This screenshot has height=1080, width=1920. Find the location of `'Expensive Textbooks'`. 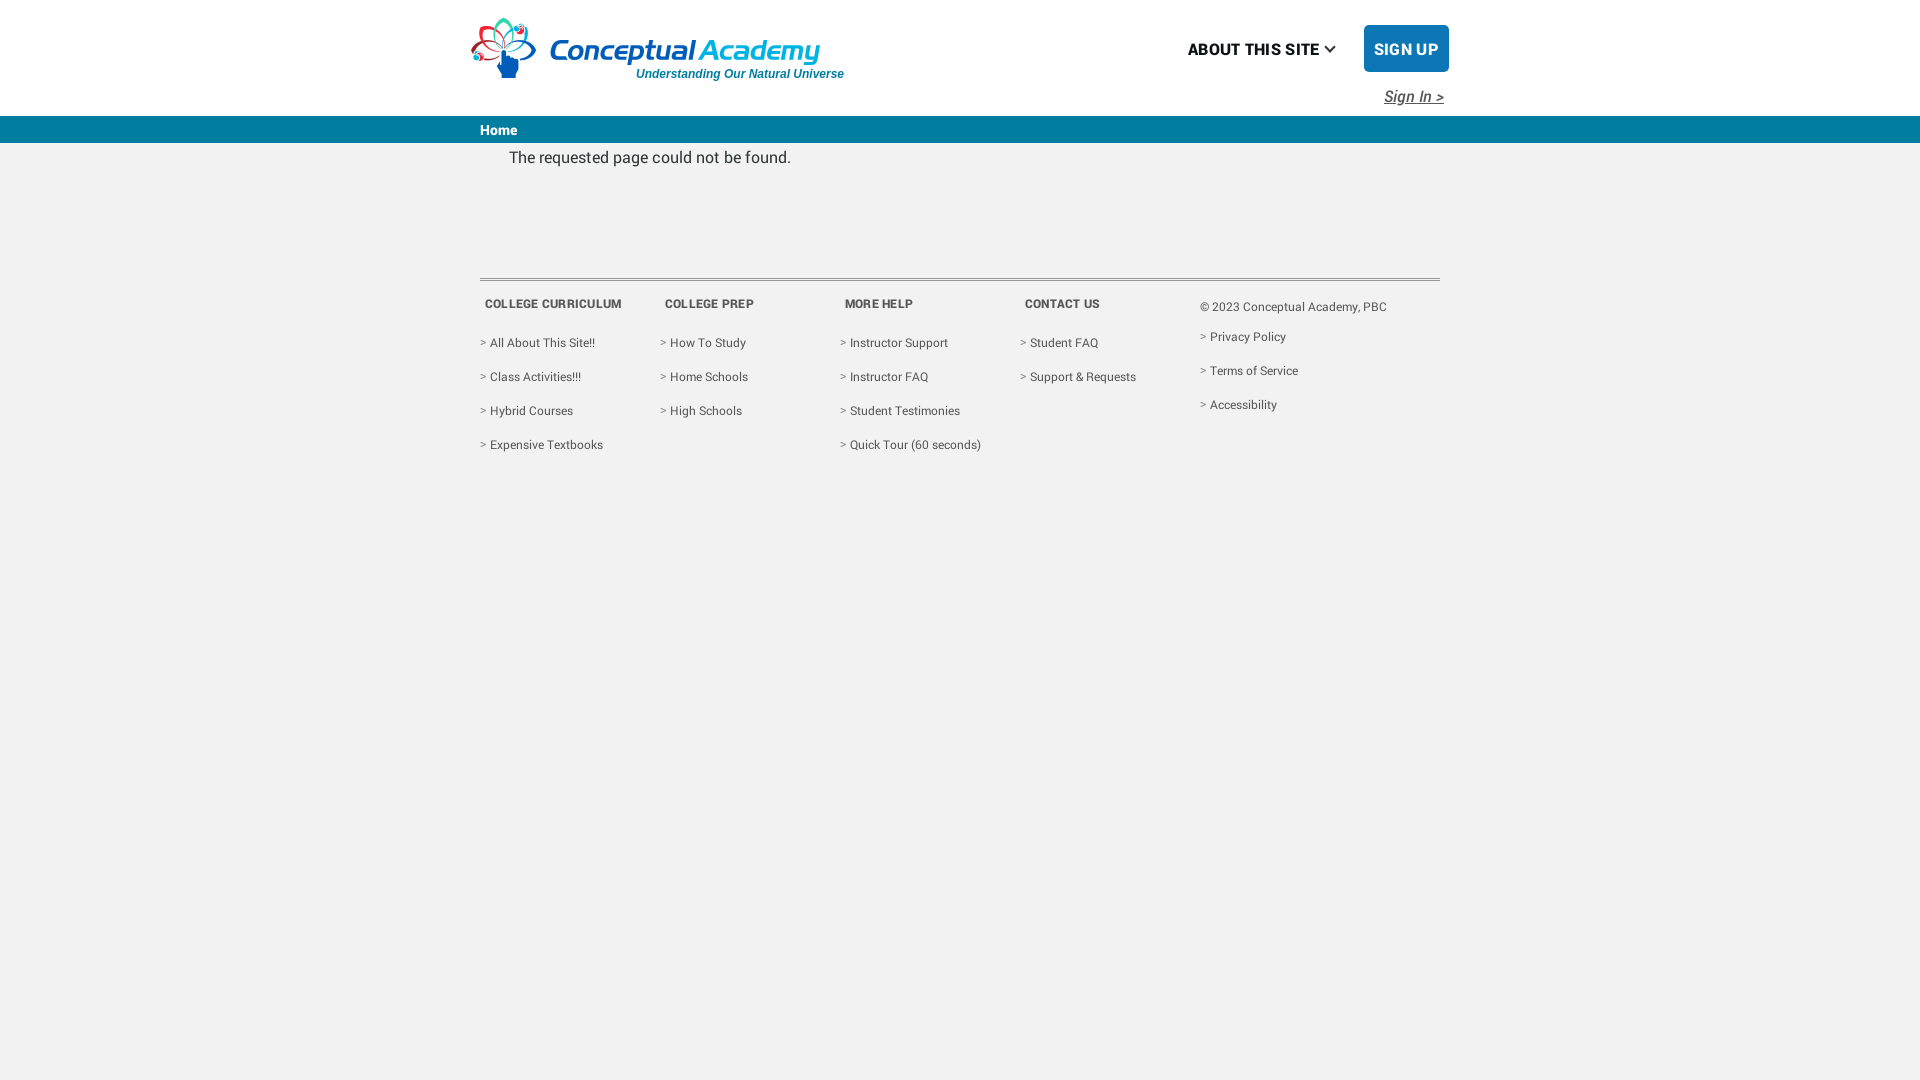

'Expensive Textbooks' is located at coordinates (546, 442).